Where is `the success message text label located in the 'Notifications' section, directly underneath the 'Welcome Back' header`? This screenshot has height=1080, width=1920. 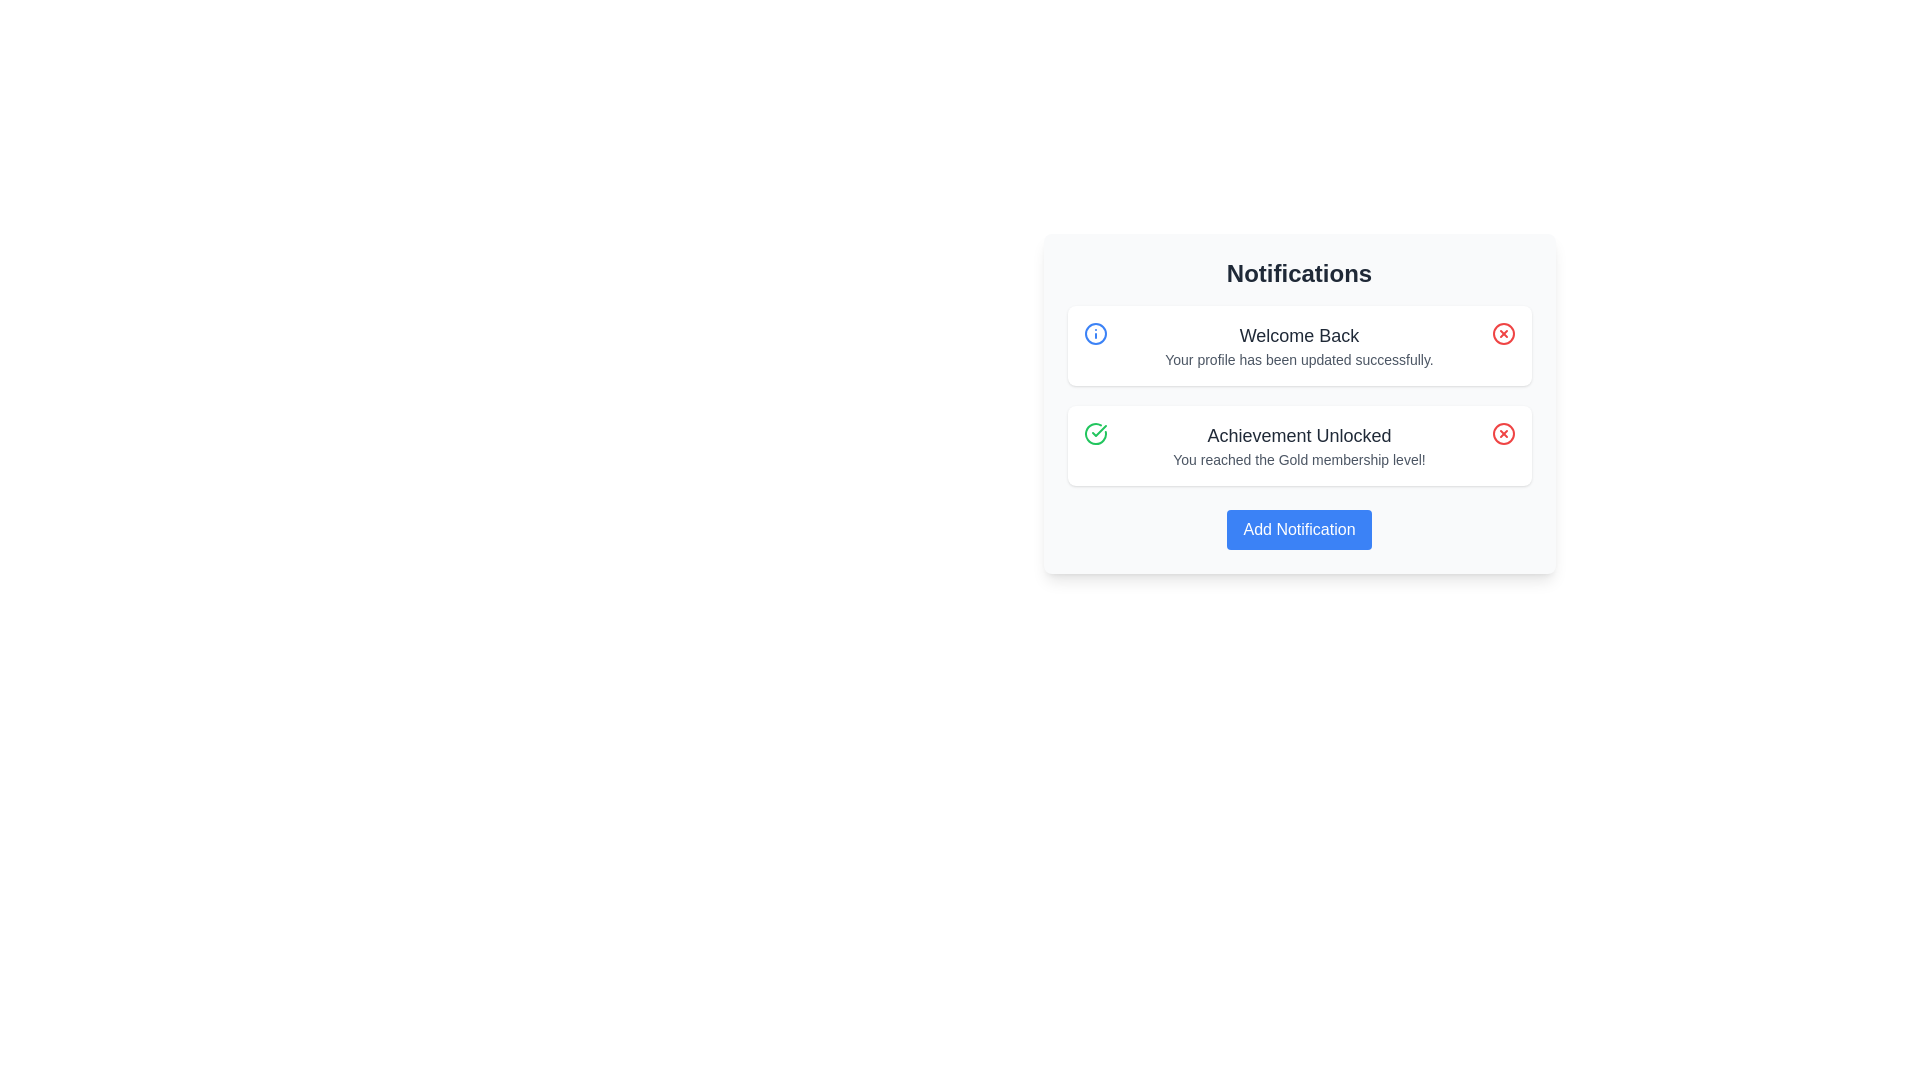 the success message text label located in the 'Notifications' section, directly underneath the 'Welcome Back' header is located at coordinates (1299, 358).